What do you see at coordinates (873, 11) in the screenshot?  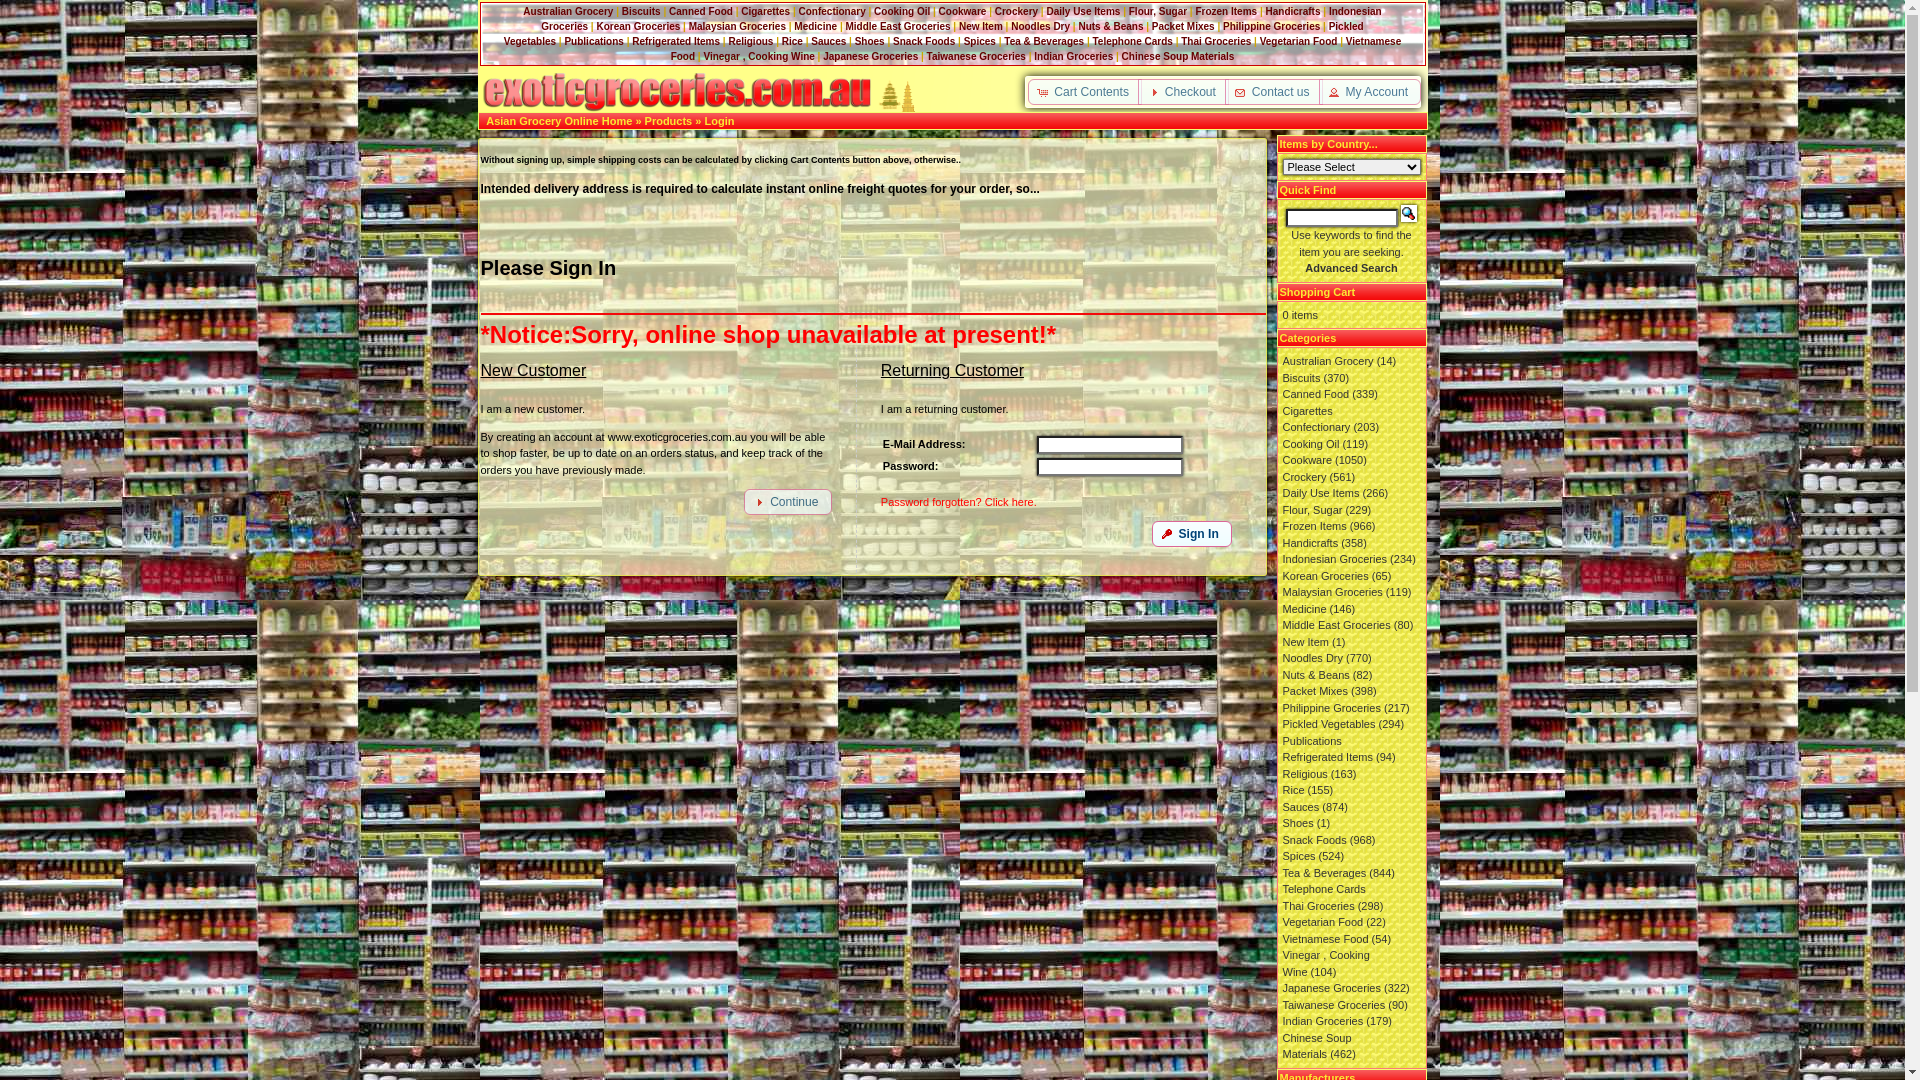 I see `'Cooking Oil'` at bounding box center [873, 11].